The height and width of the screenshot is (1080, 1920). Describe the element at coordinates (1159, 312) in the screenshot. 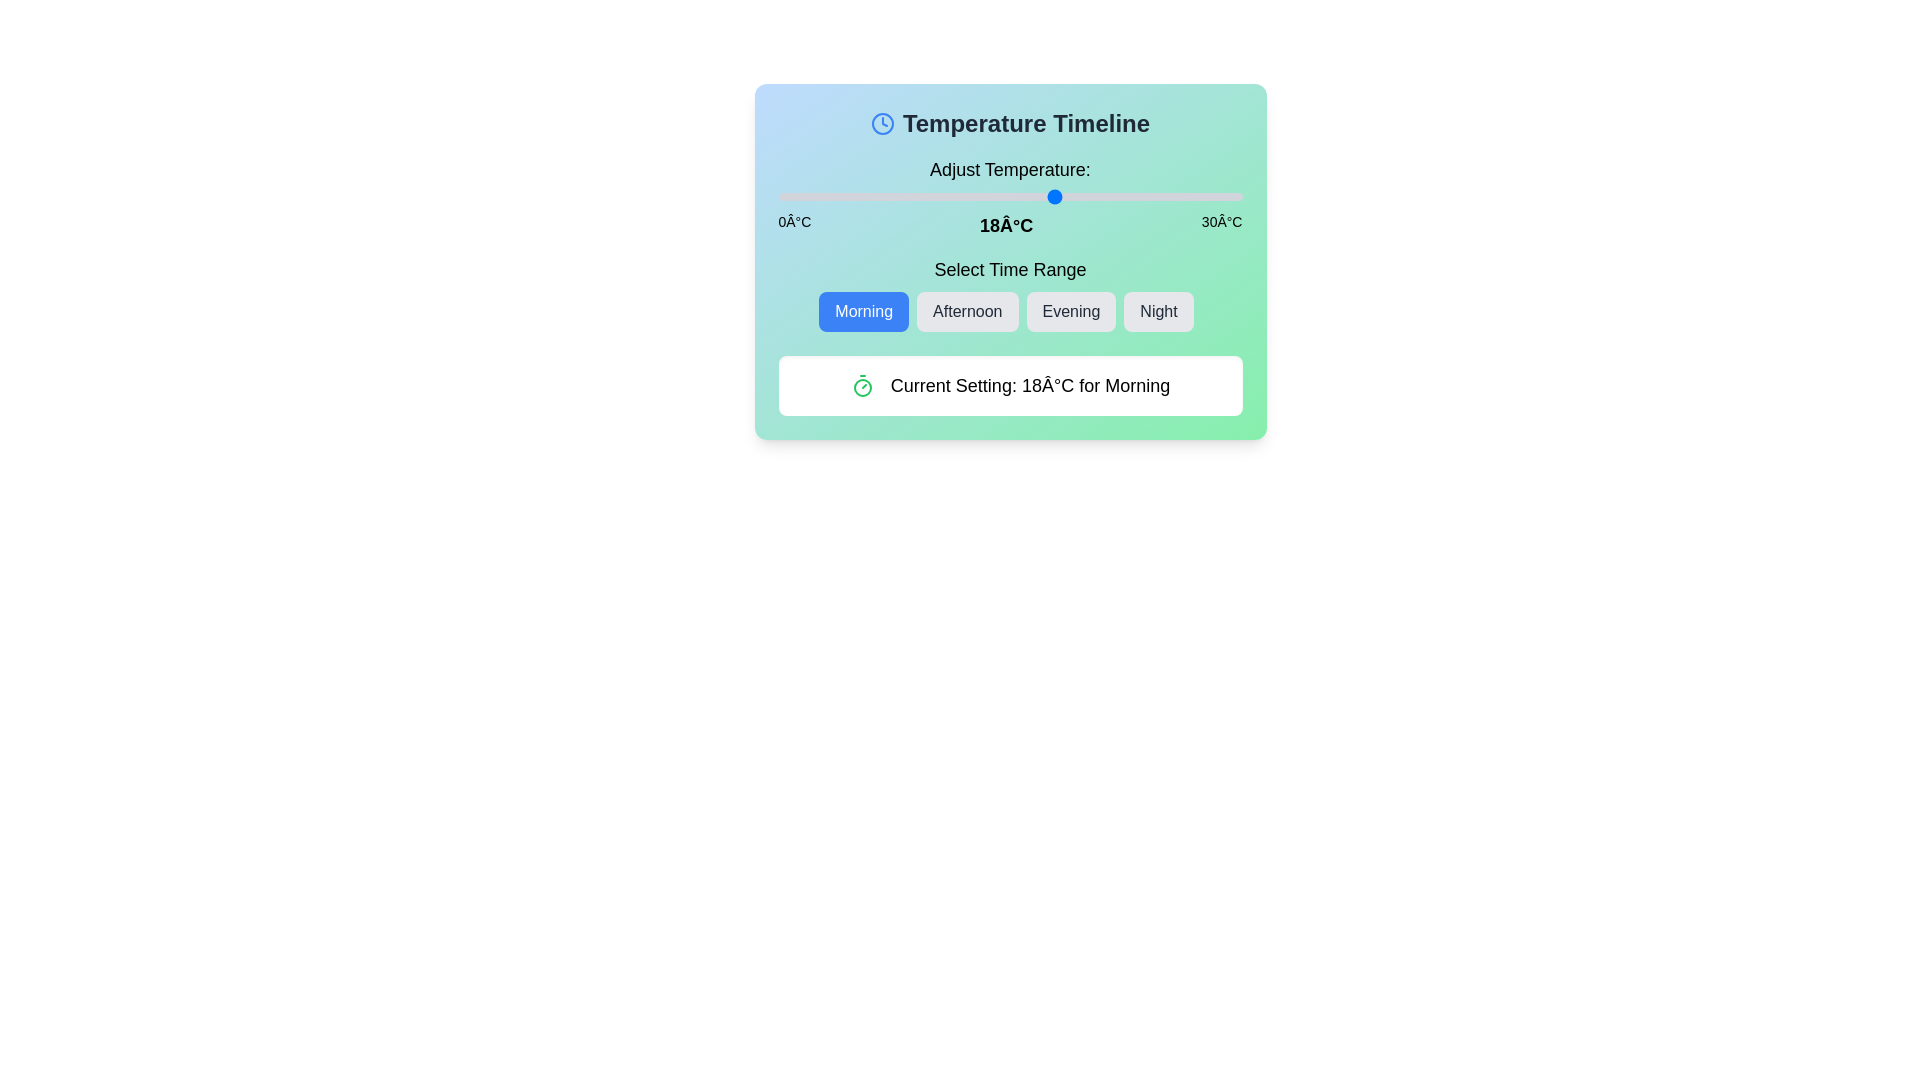

I see `the 'Night' button to select the corresponding time range` at that location.